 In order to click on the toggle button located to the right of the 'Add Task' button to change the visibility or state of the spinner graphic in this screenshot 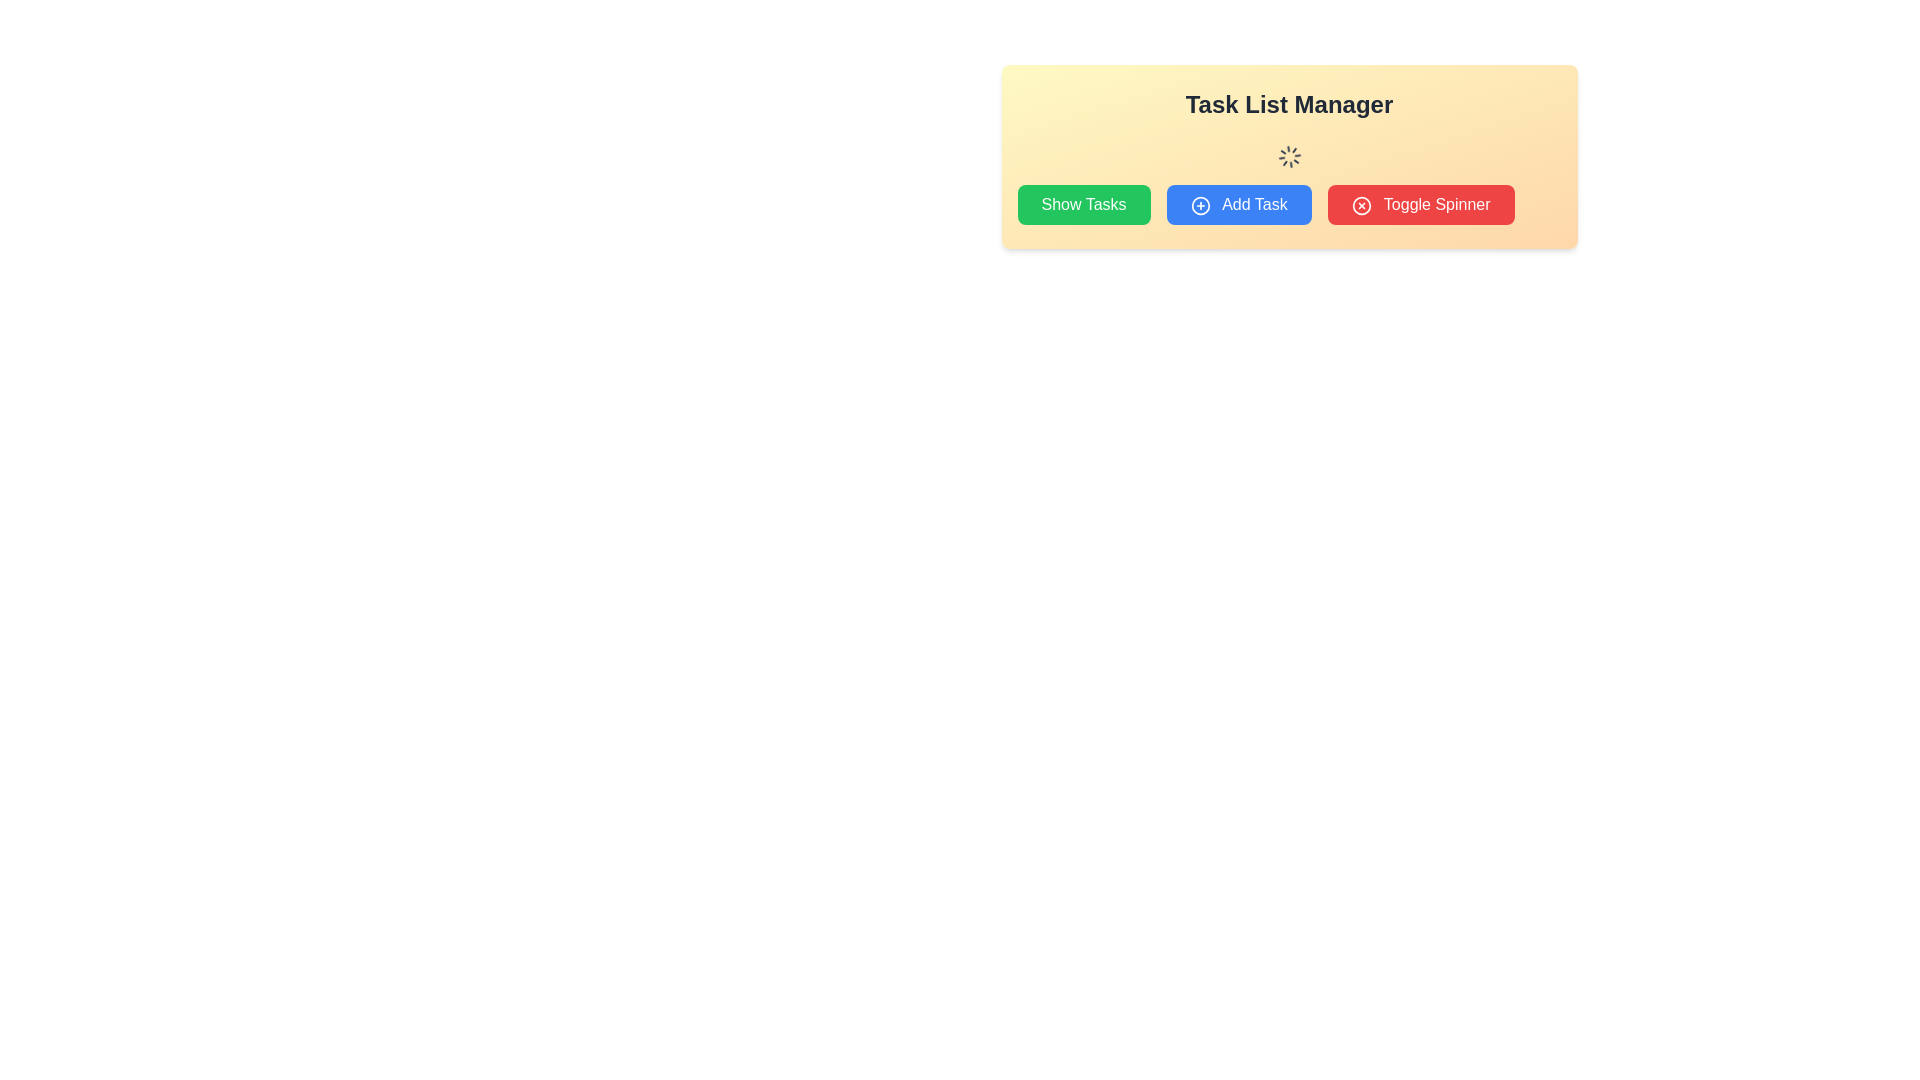, I will do `click(1420, 204)`.